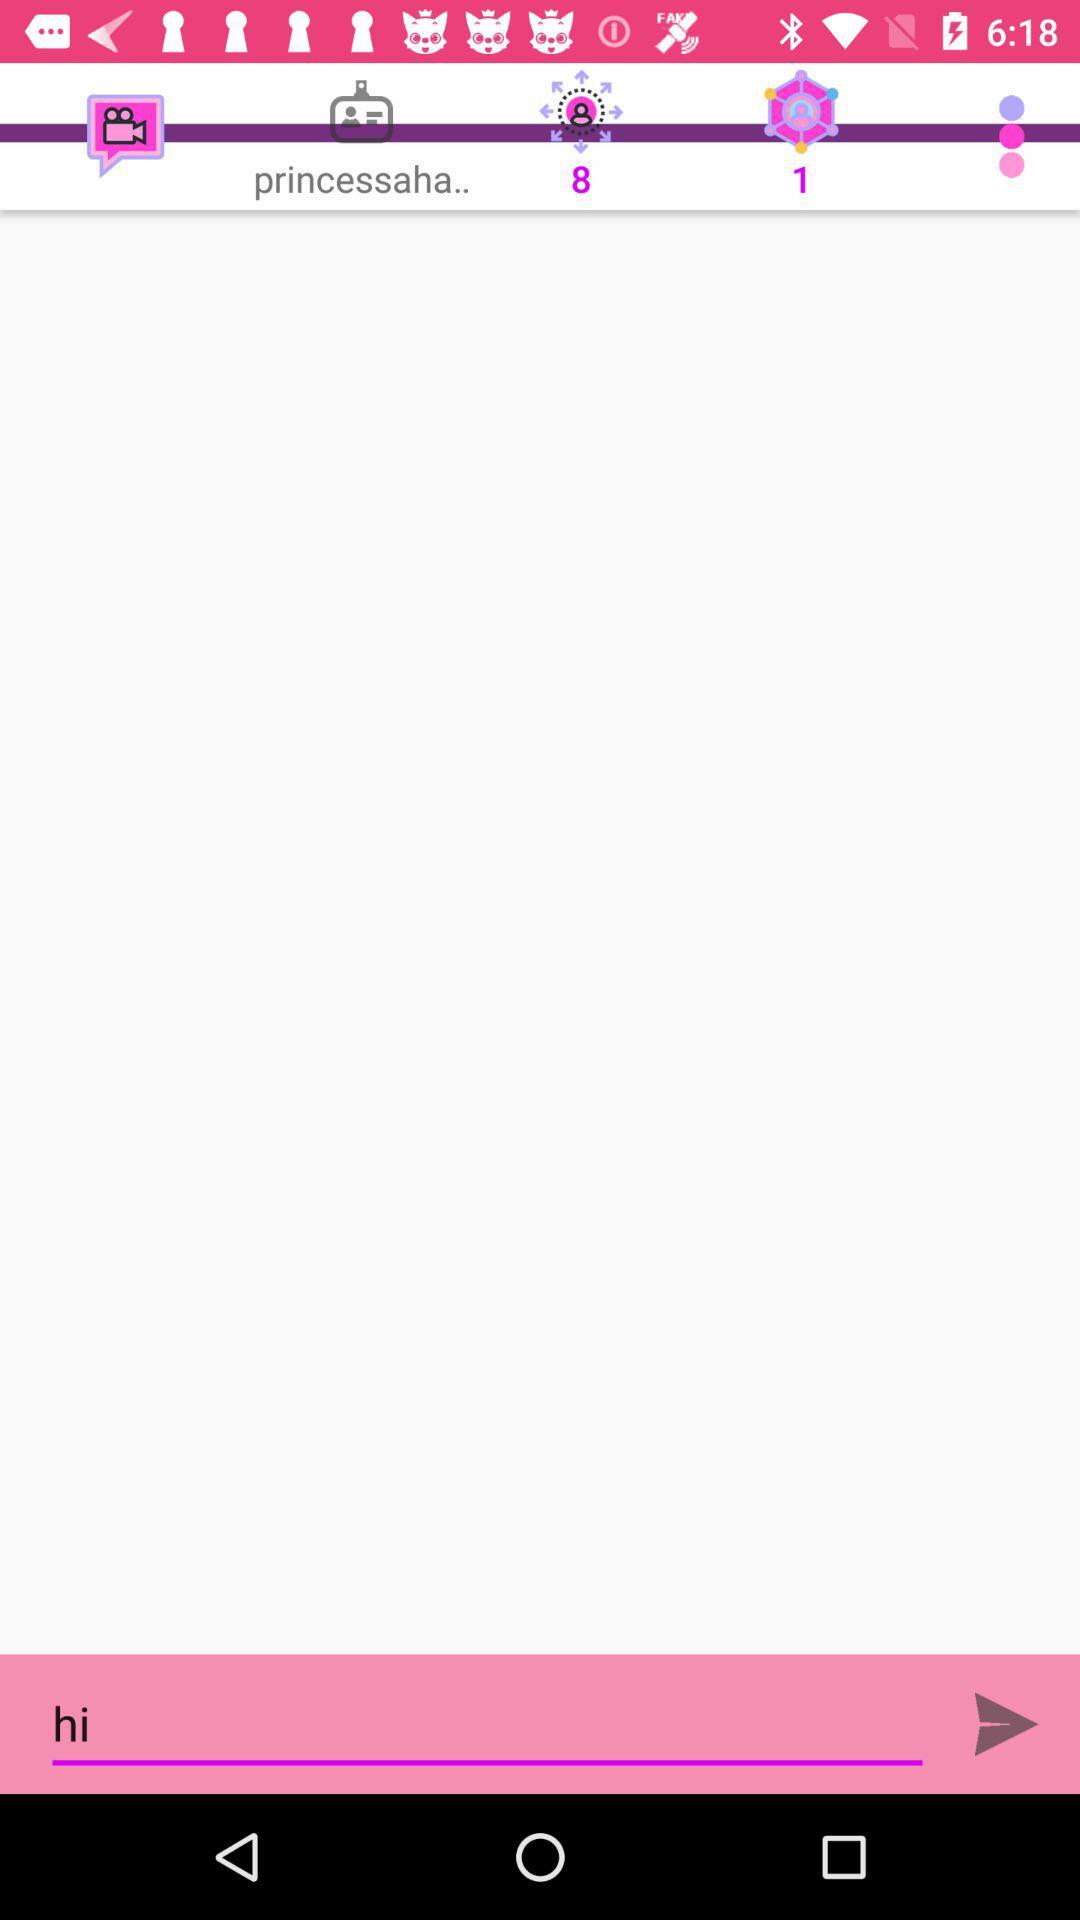 The width and height of the screenshot is (1080, 1920). I want to click on next, so click(1006, 1723).